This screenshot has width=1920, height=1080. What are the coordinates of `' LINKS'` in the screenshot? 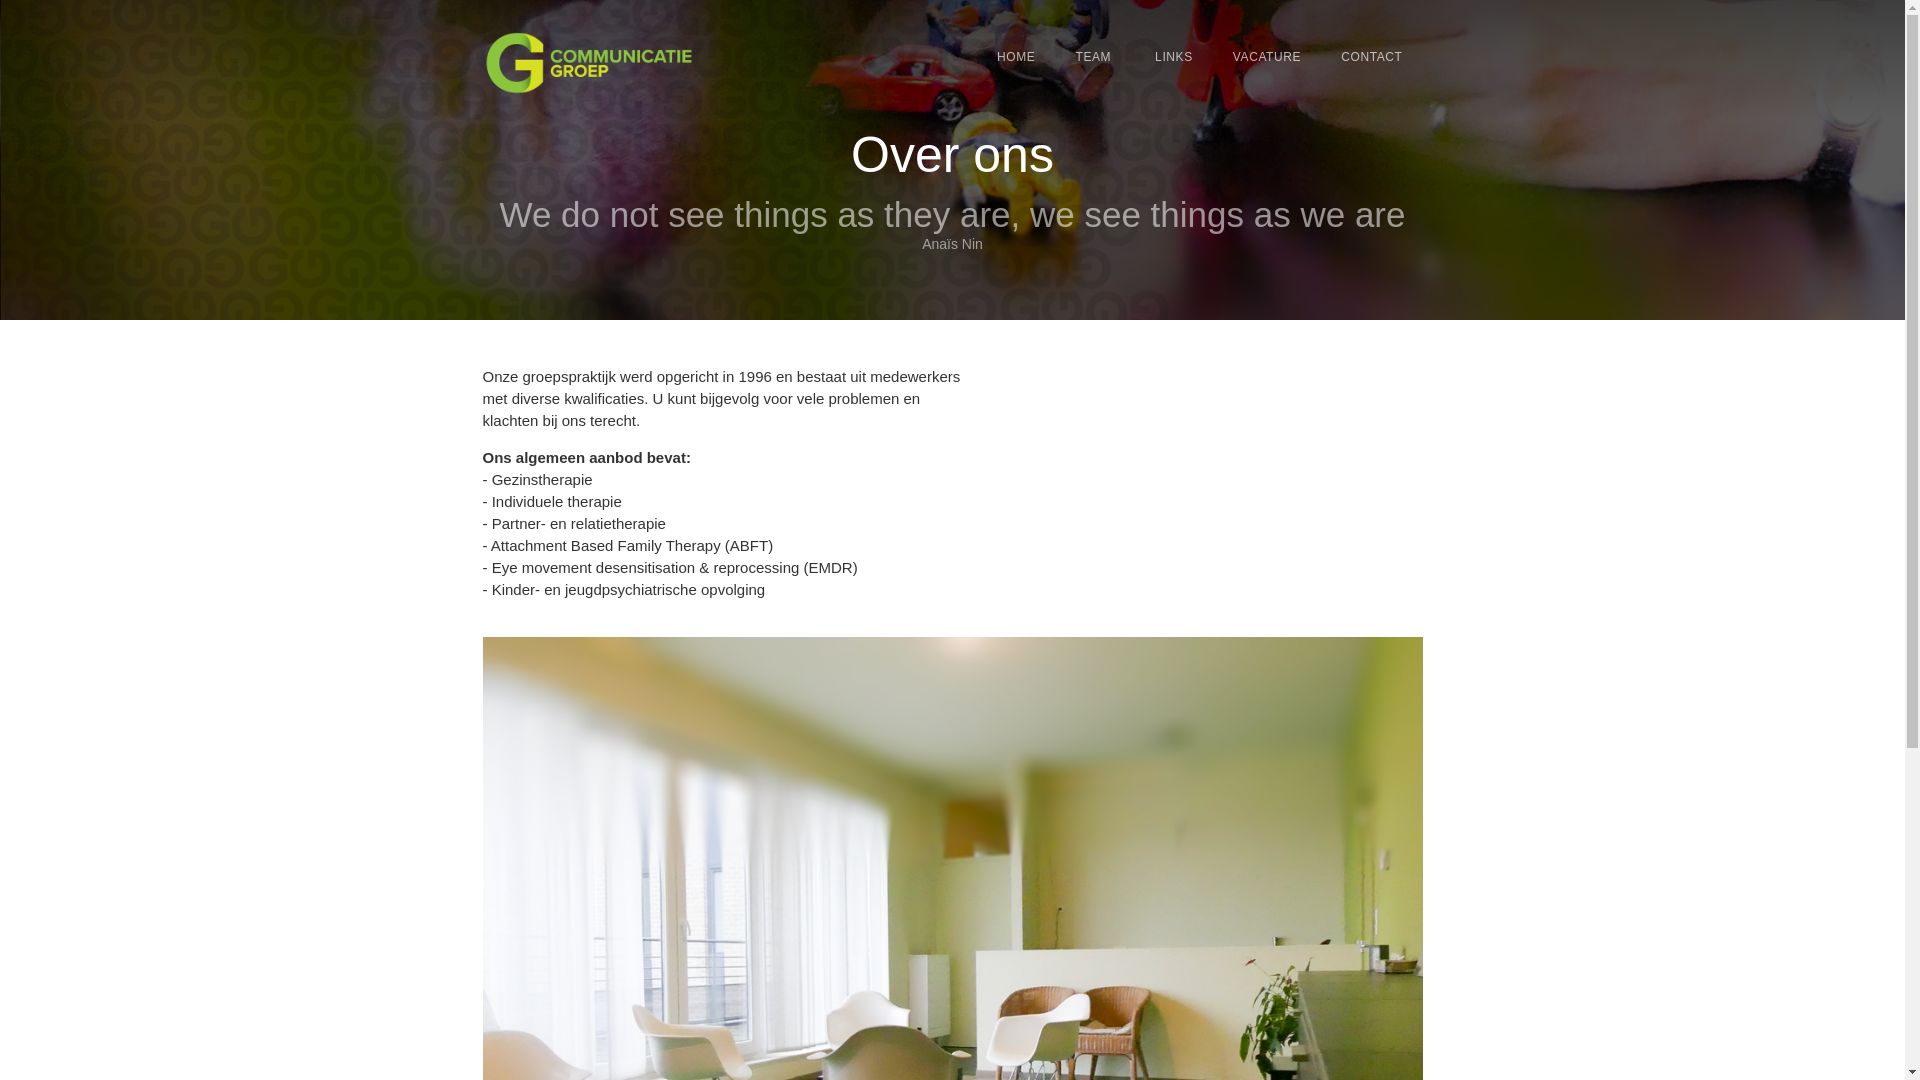 It's located at (1171, 56).